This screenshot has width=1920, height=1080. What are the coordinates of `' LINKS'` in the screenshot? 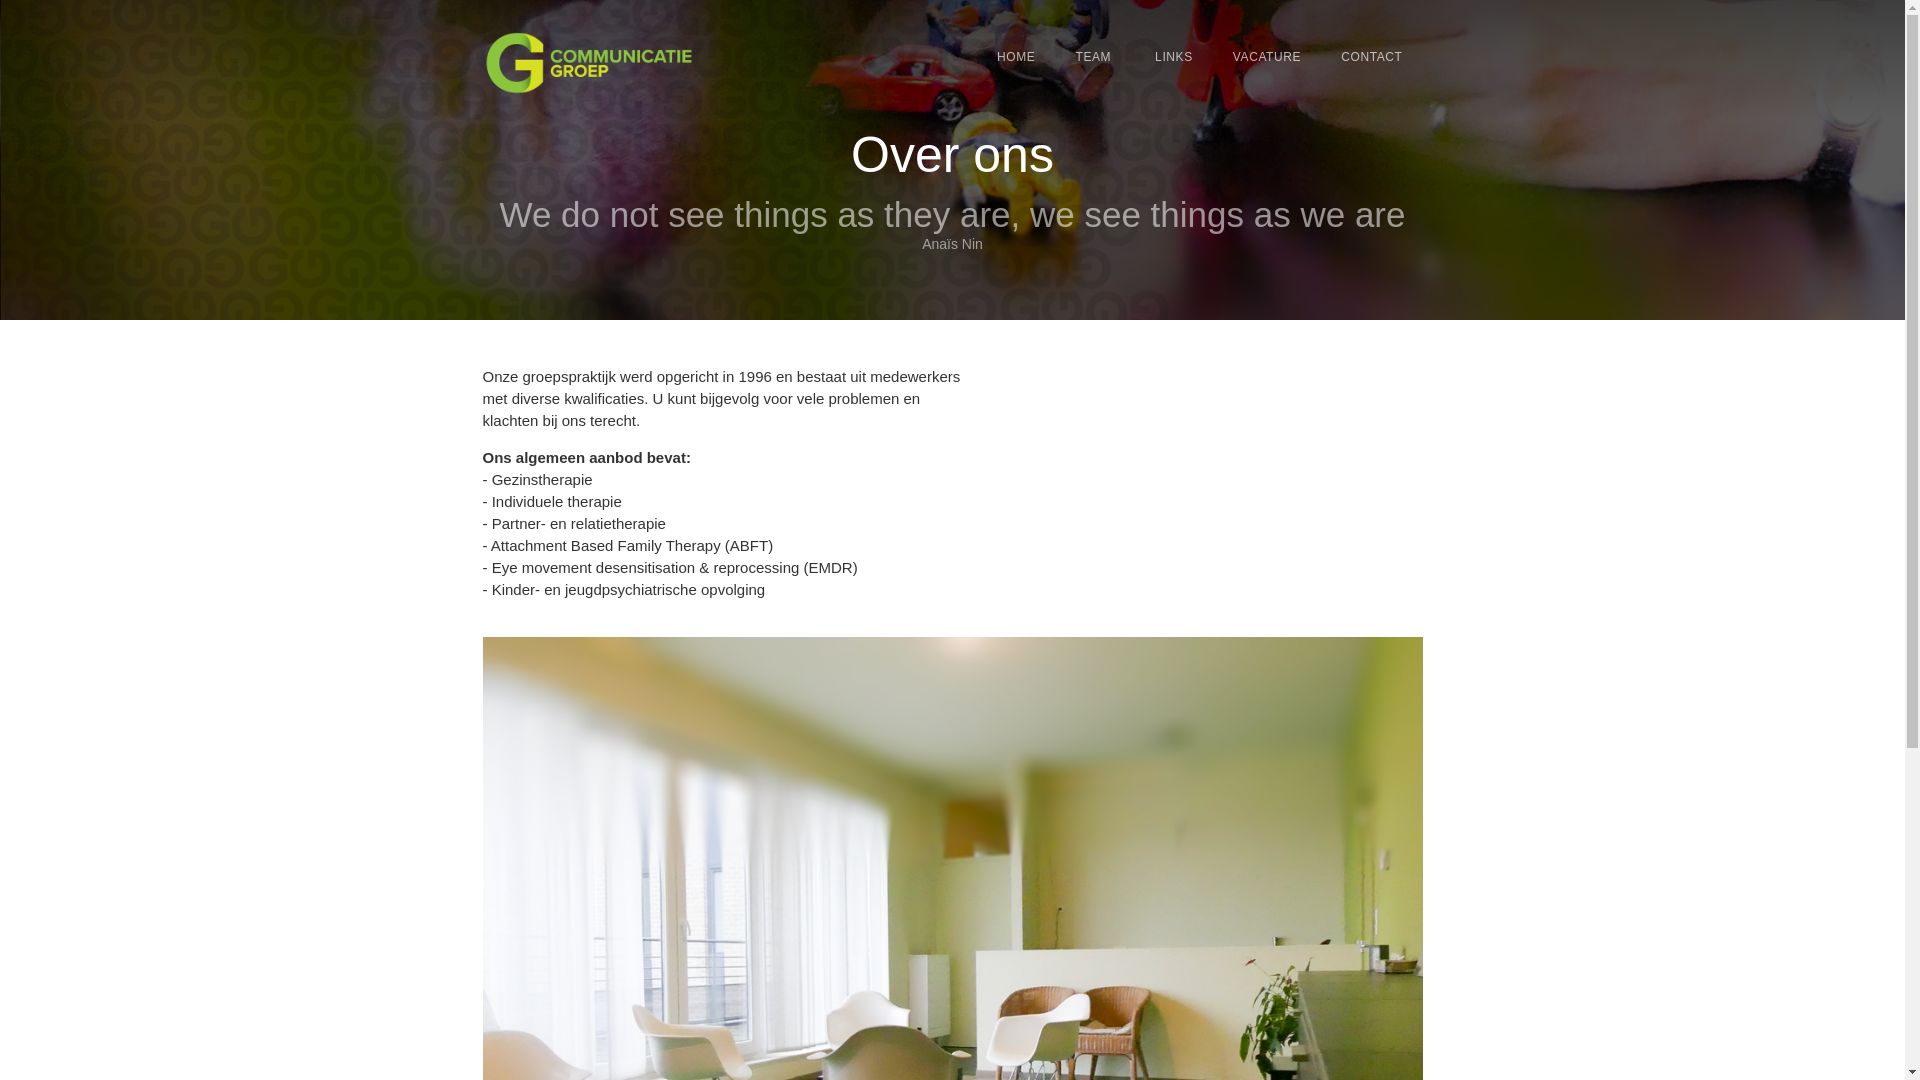 It's located at (1171, 56).